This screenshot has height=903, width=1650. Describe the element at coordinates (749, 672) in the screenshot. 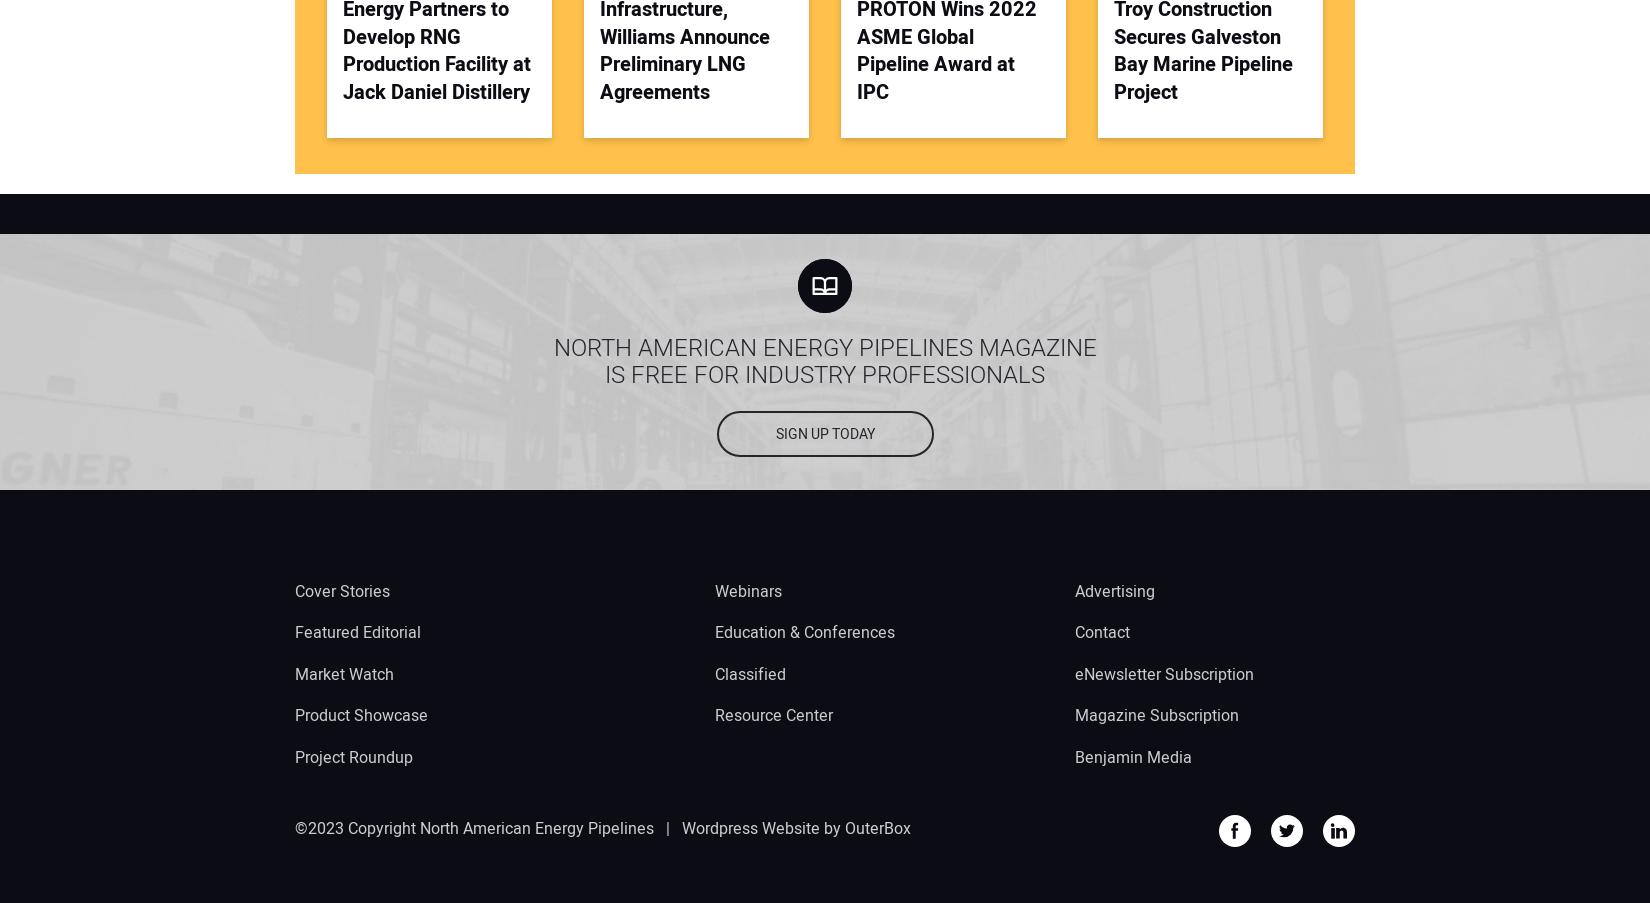

I see `'Classified'` at that location.